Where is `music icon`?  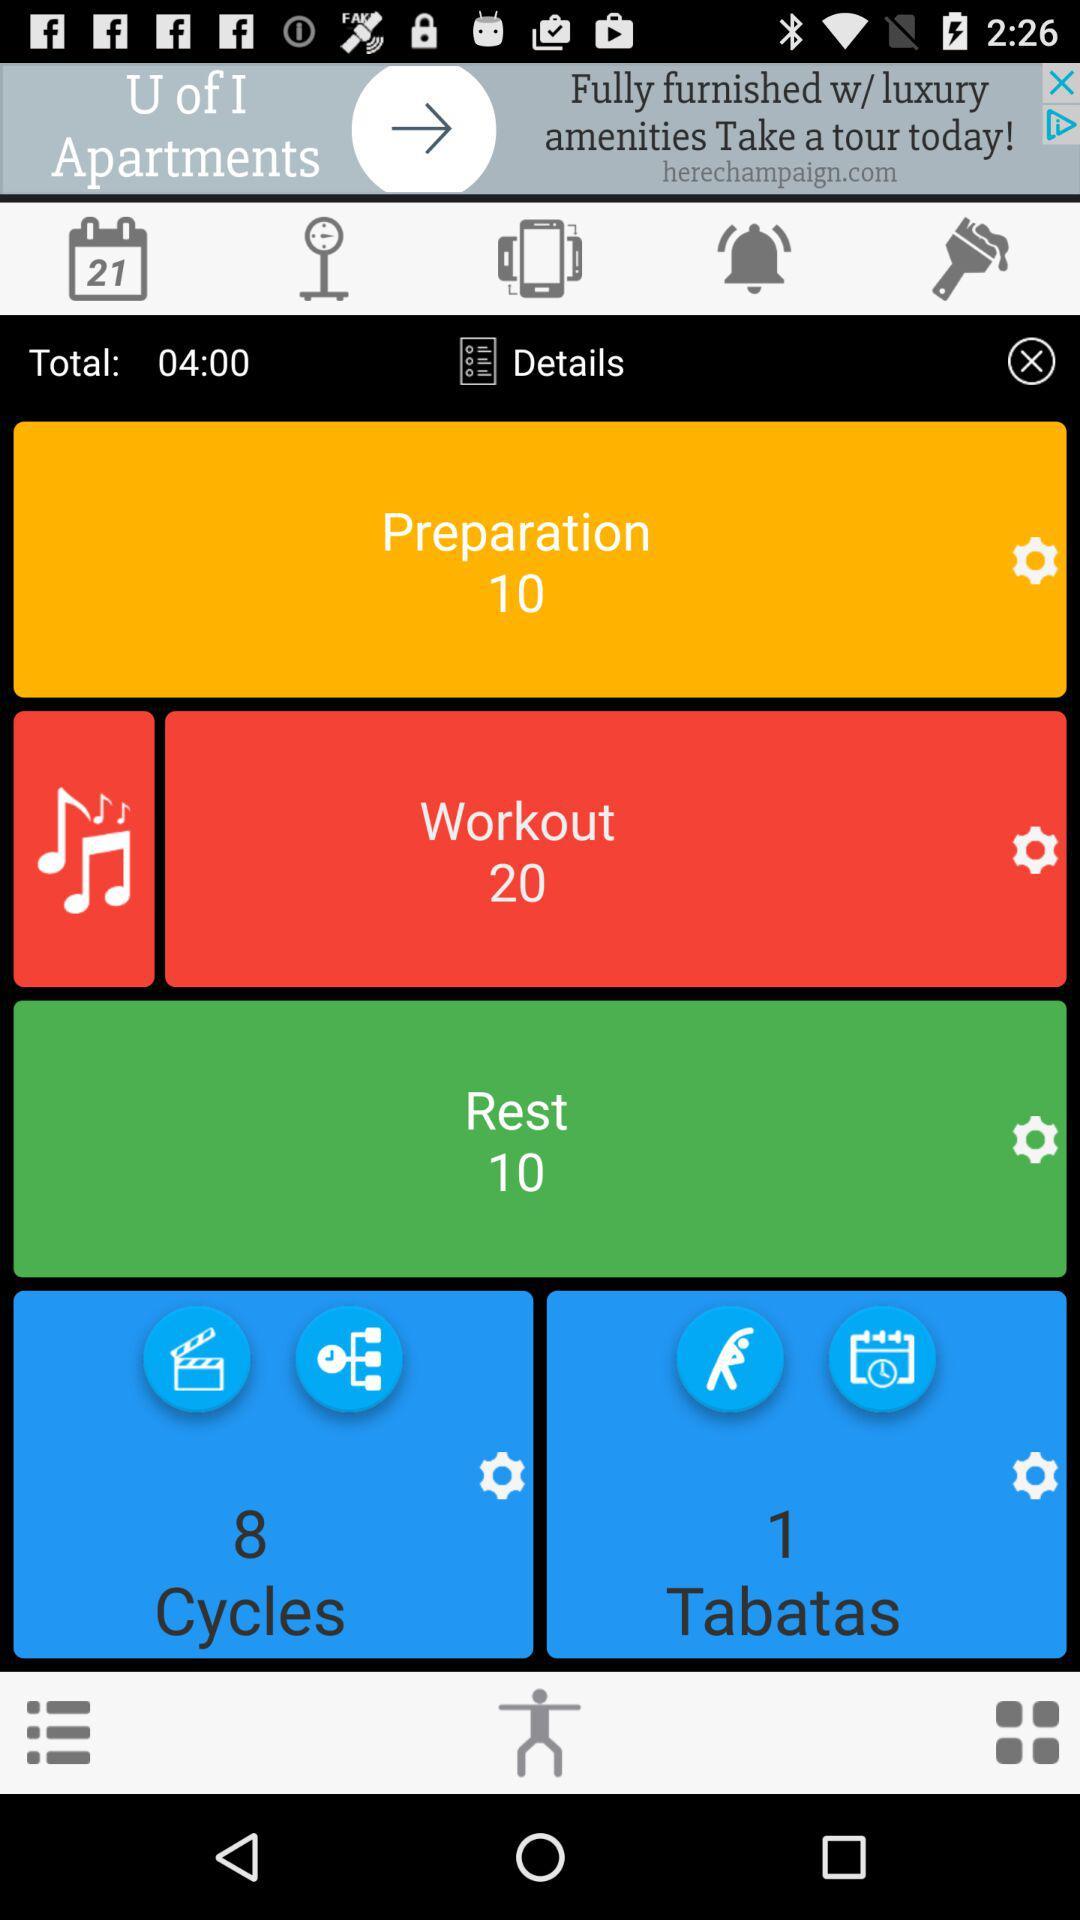
music icon is located at coordinates (83, 849).